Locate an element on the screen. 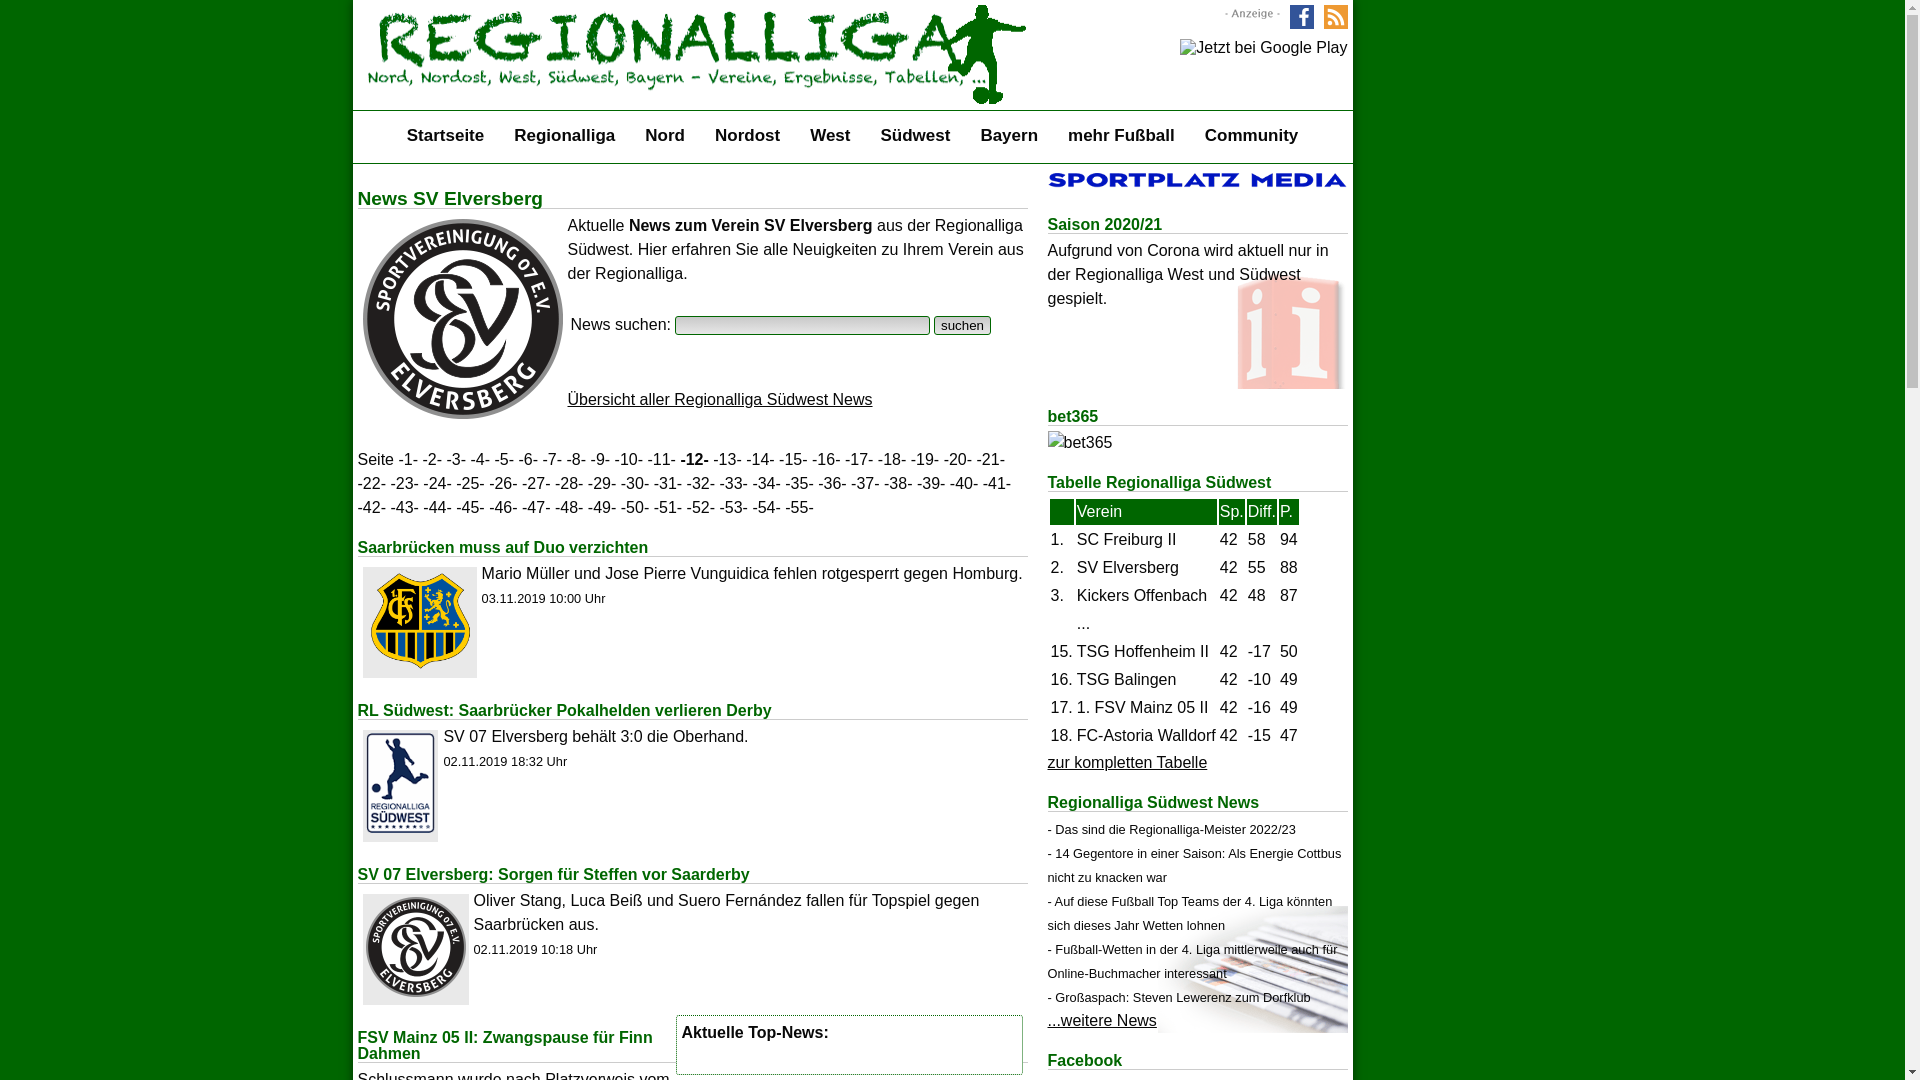  'zur kompletten Tabelle' is located at coordinates (1128, 762).